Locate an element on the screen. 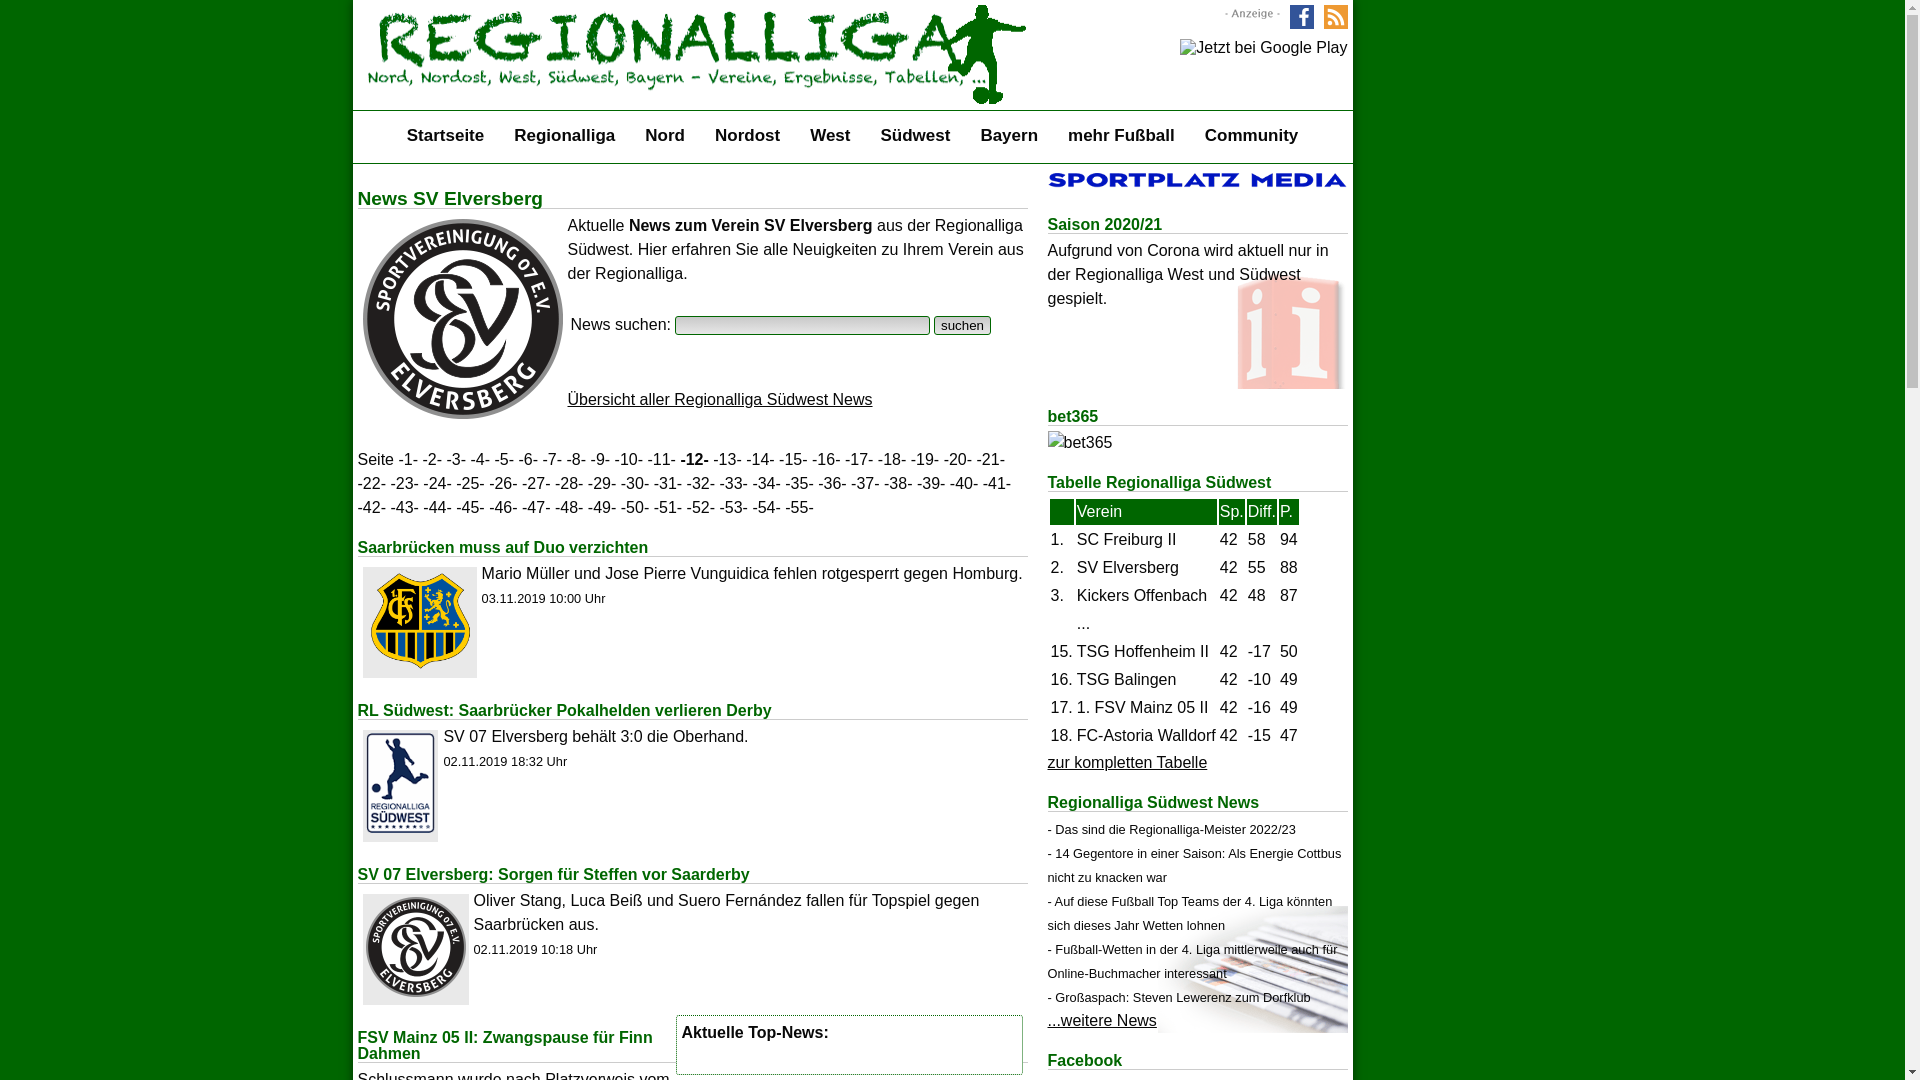  'zur kompletten Tabelle' is located at coordinates (1128, 762).